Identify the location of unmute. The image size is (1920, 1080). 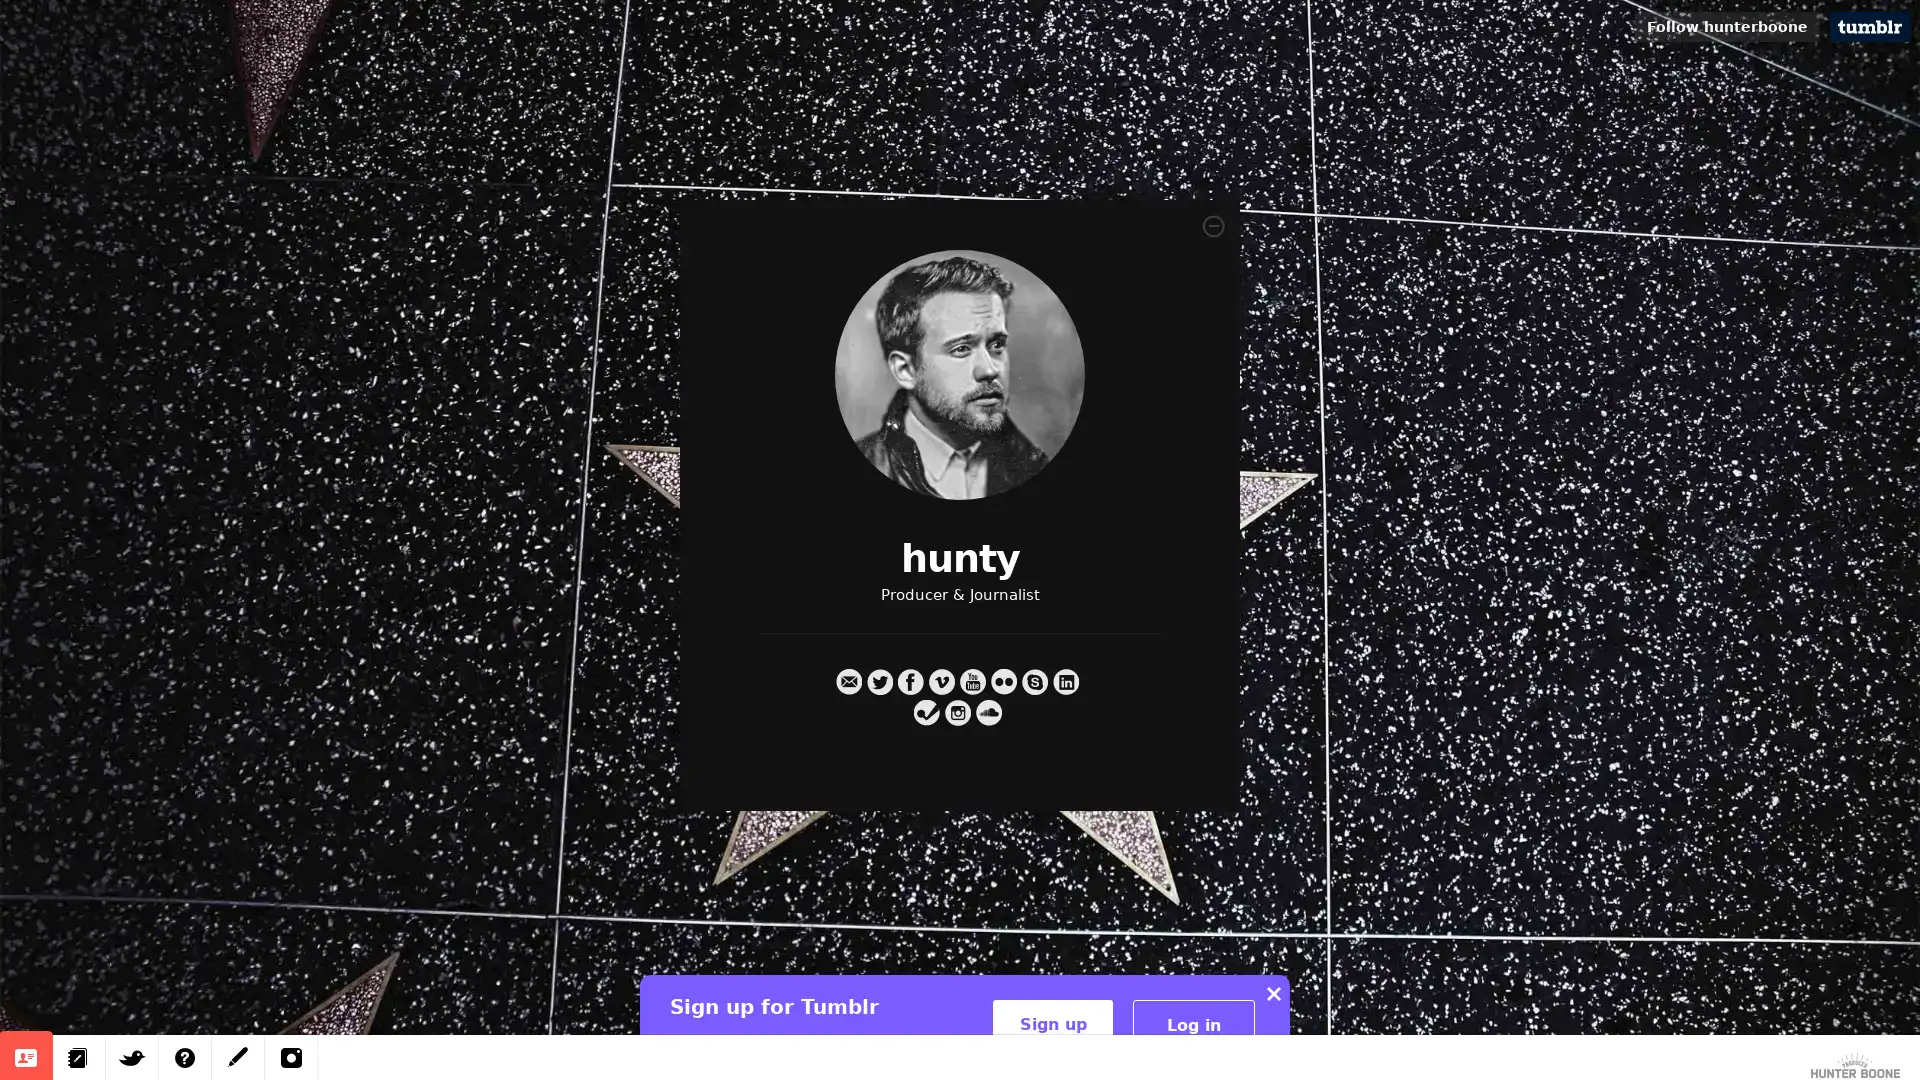
(1819, 1048).